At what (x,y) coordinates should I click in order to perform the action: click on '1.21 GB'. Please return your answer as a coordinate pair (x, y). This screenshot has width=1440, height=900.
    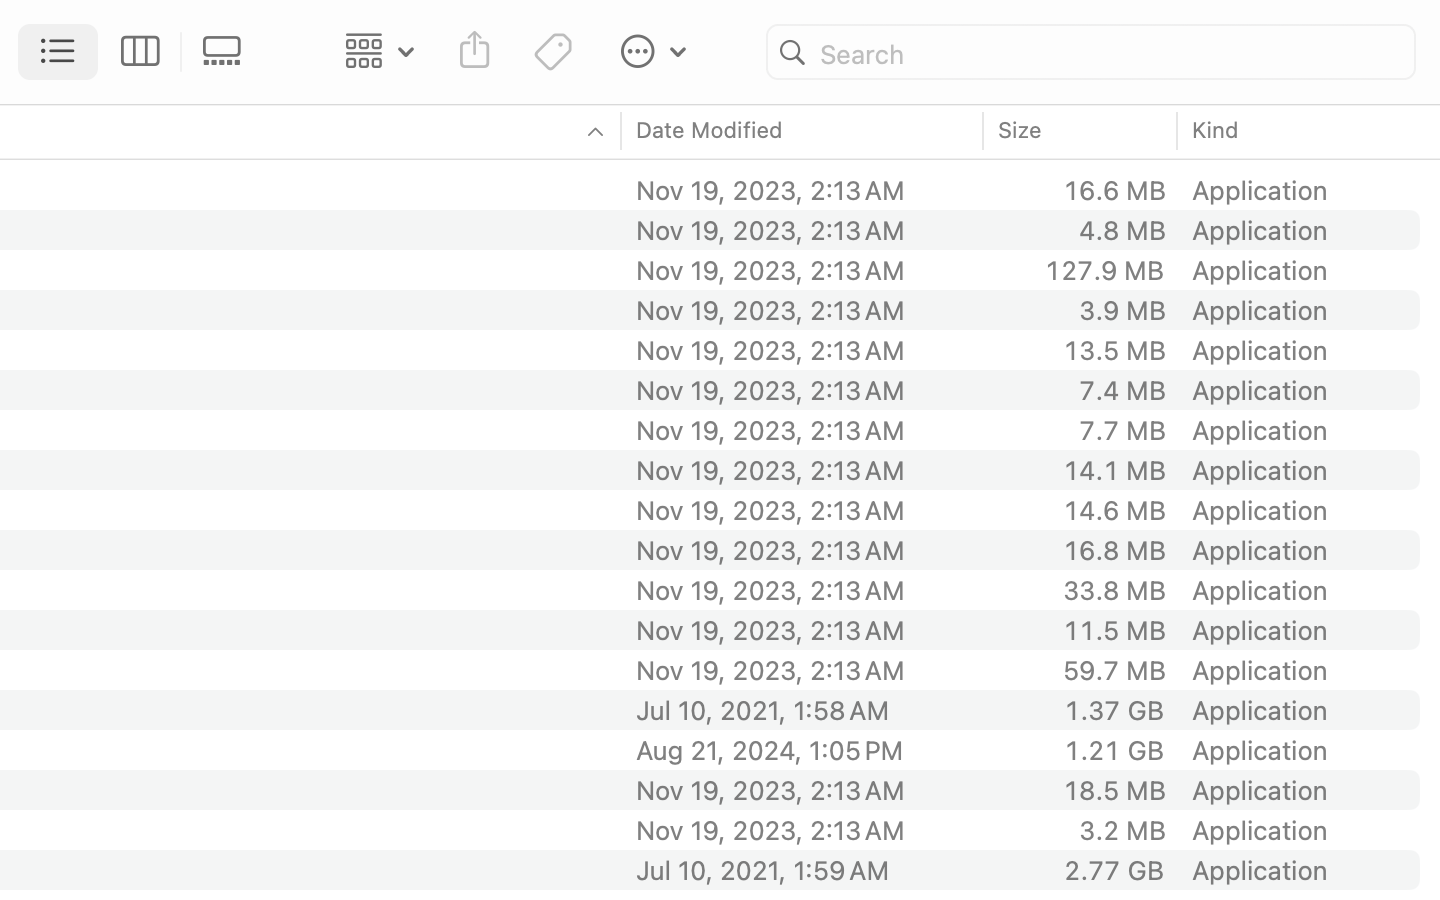
    Looking at the image, I should click on (1112, 748).